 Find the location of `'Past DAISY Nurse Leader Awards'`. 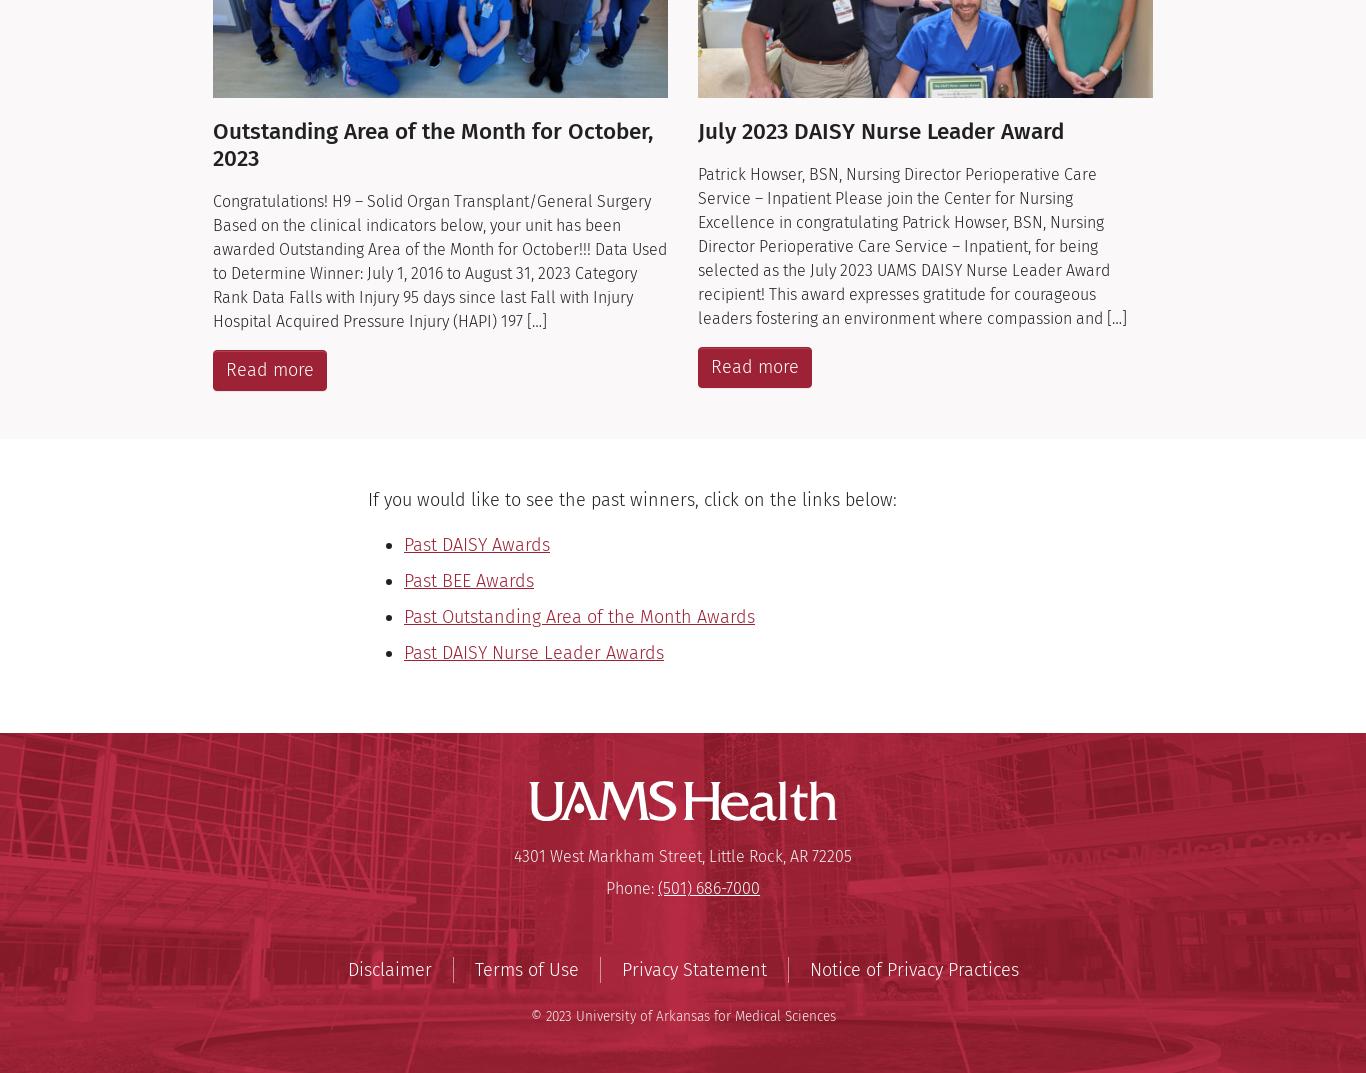

'Past DAISY Nurse Leader Awards' is located at coordinates (533, 652).